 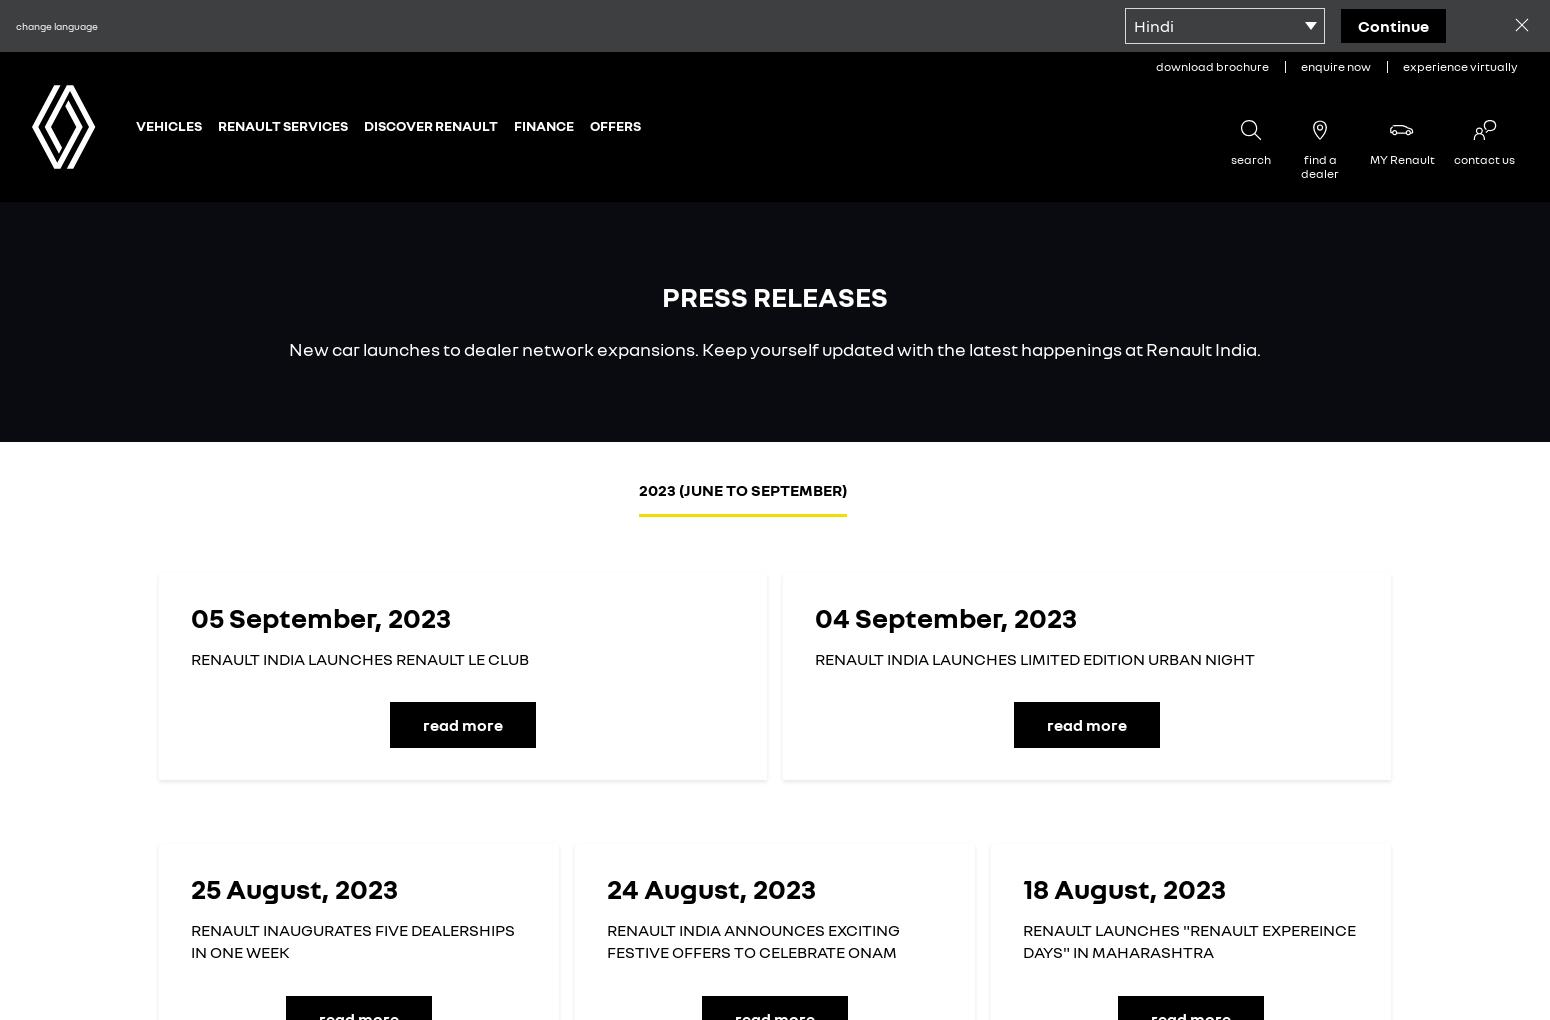 I want to click on 'New car launches to dealer network expansions. Keep yourself updated with the latest happenings at Renault India.', so click(x=775, y=348).